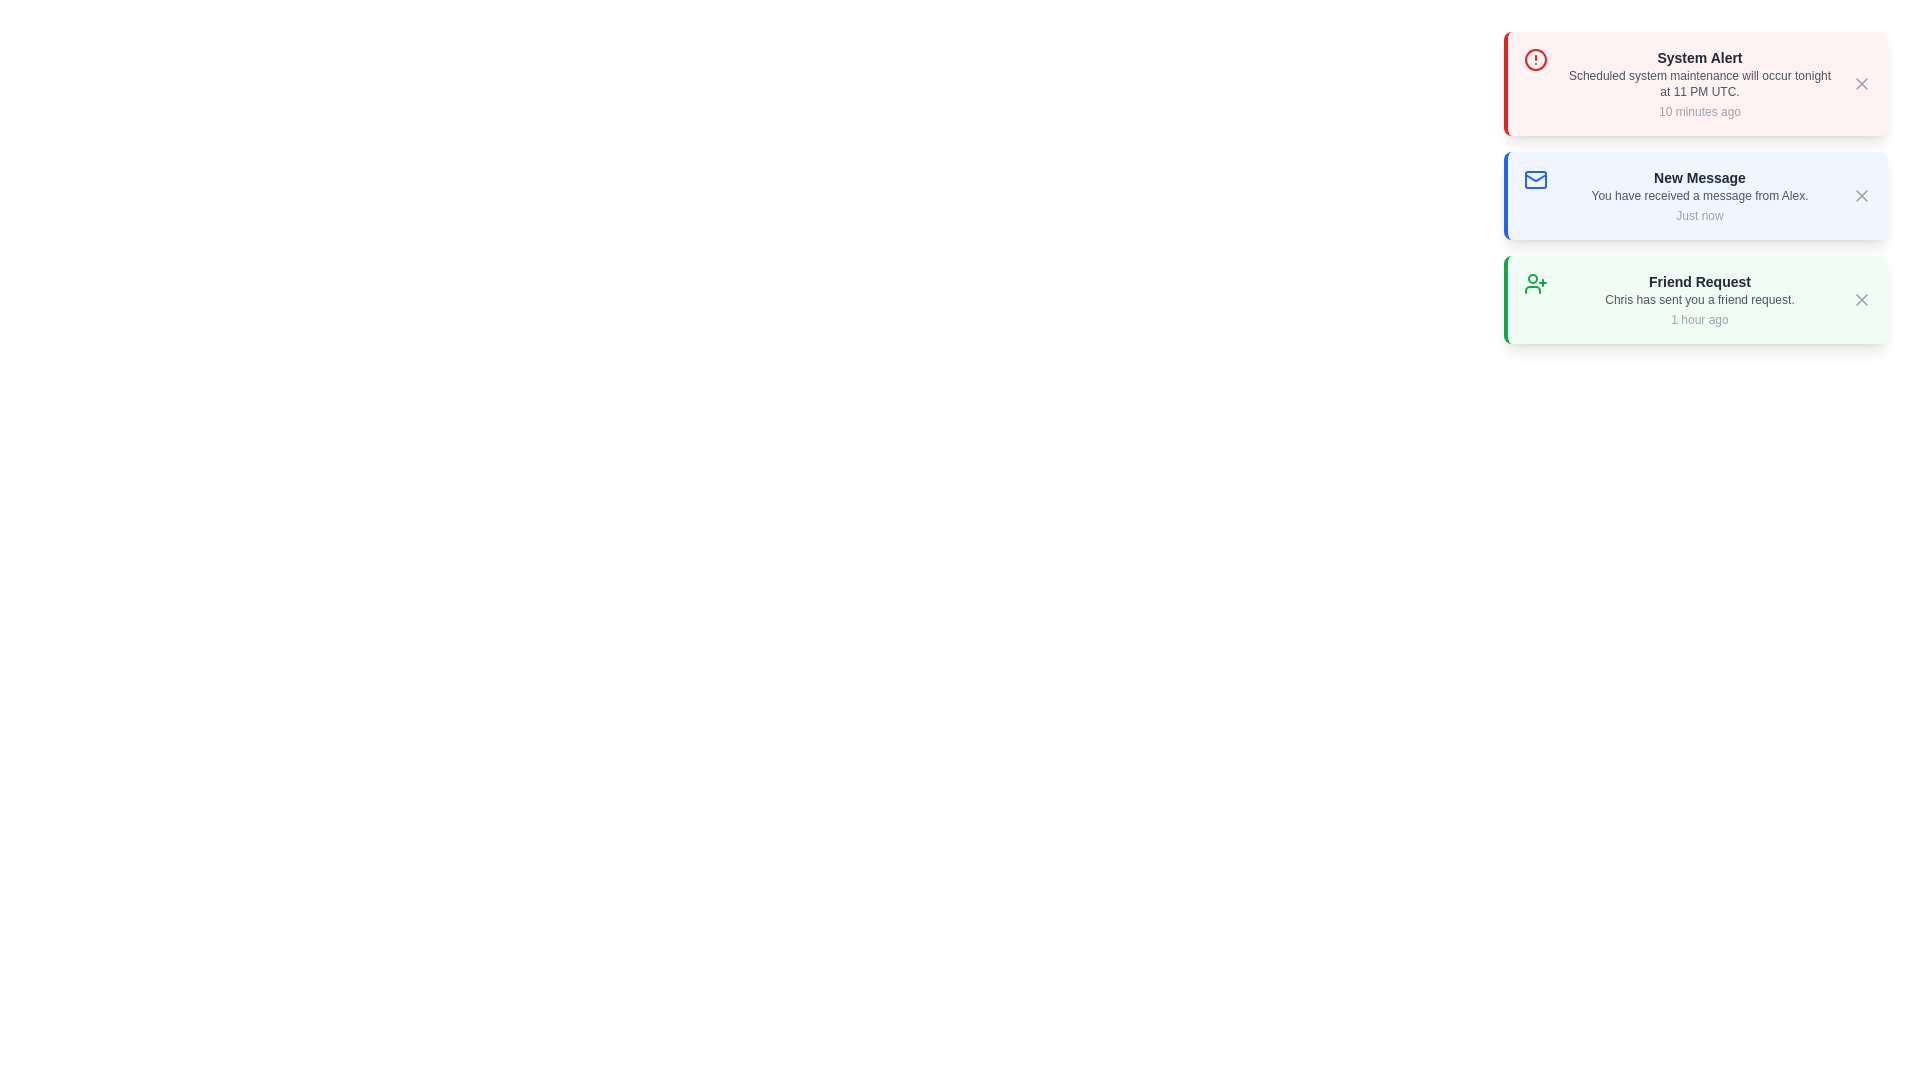 Image resolution: width=1920 pixels, height=1080 pixels. What do you see at coordinates (1861, 196) in the screenshot?
I see `the dismiss button located at the far right of the 'New Message' notification card` at bounding box center [1861, 196].